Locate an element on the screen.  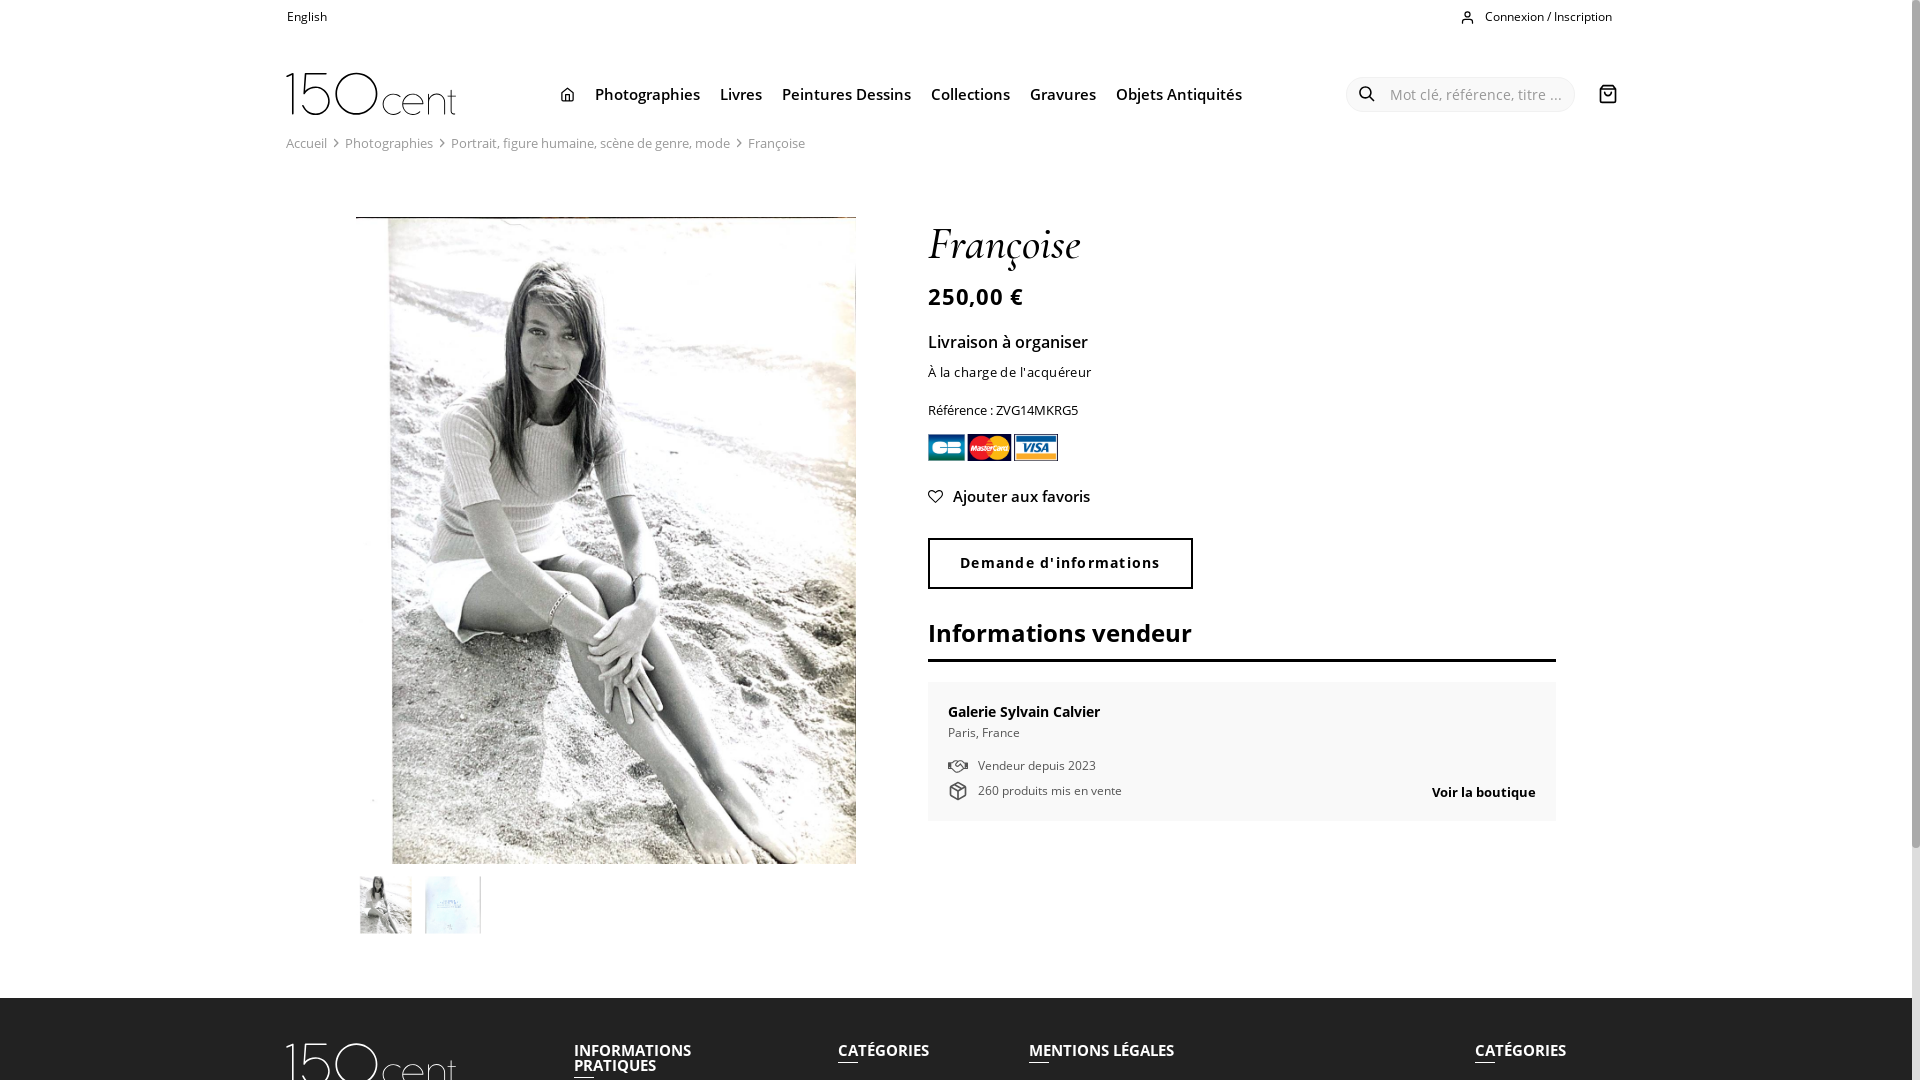
'Livres' is located at coordinates (710, 93).